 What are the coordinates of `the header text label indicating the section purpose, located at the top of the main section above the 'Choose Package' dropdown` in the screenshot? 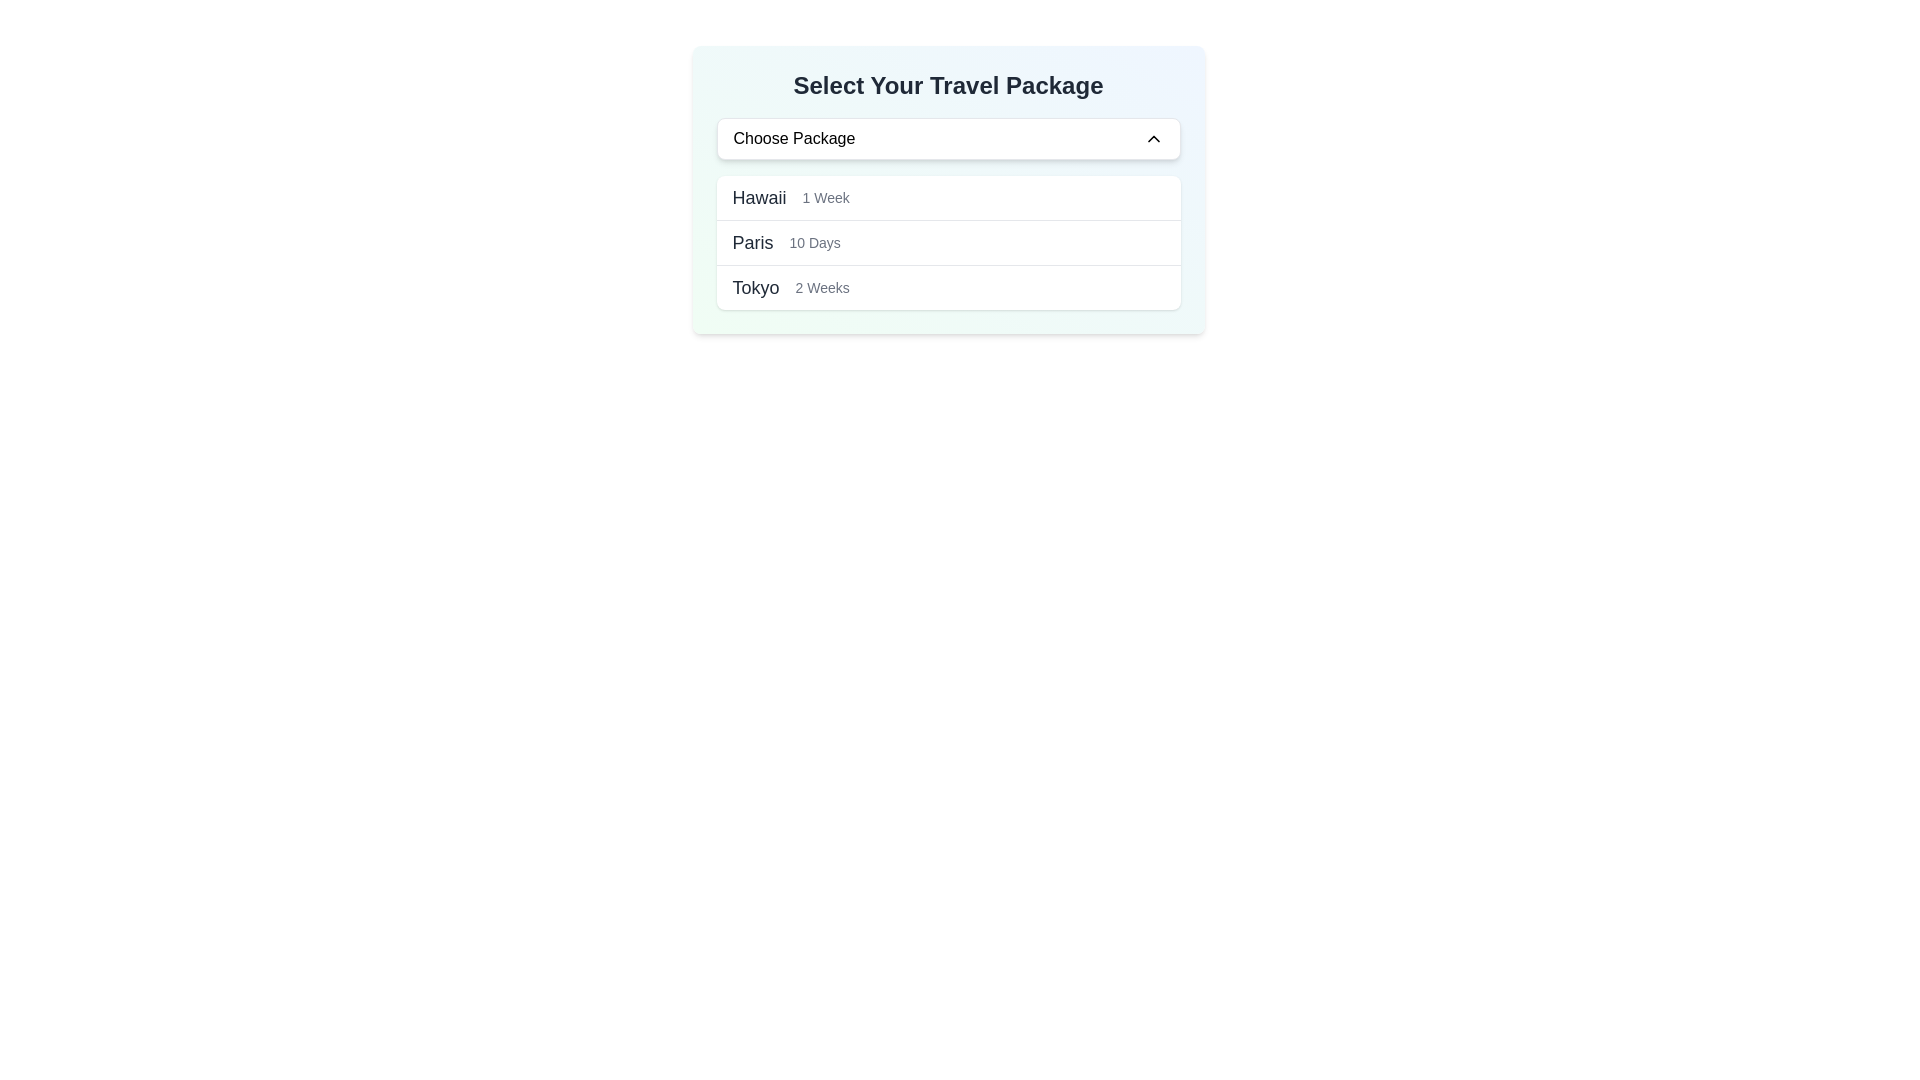 It's located at (947, 84).